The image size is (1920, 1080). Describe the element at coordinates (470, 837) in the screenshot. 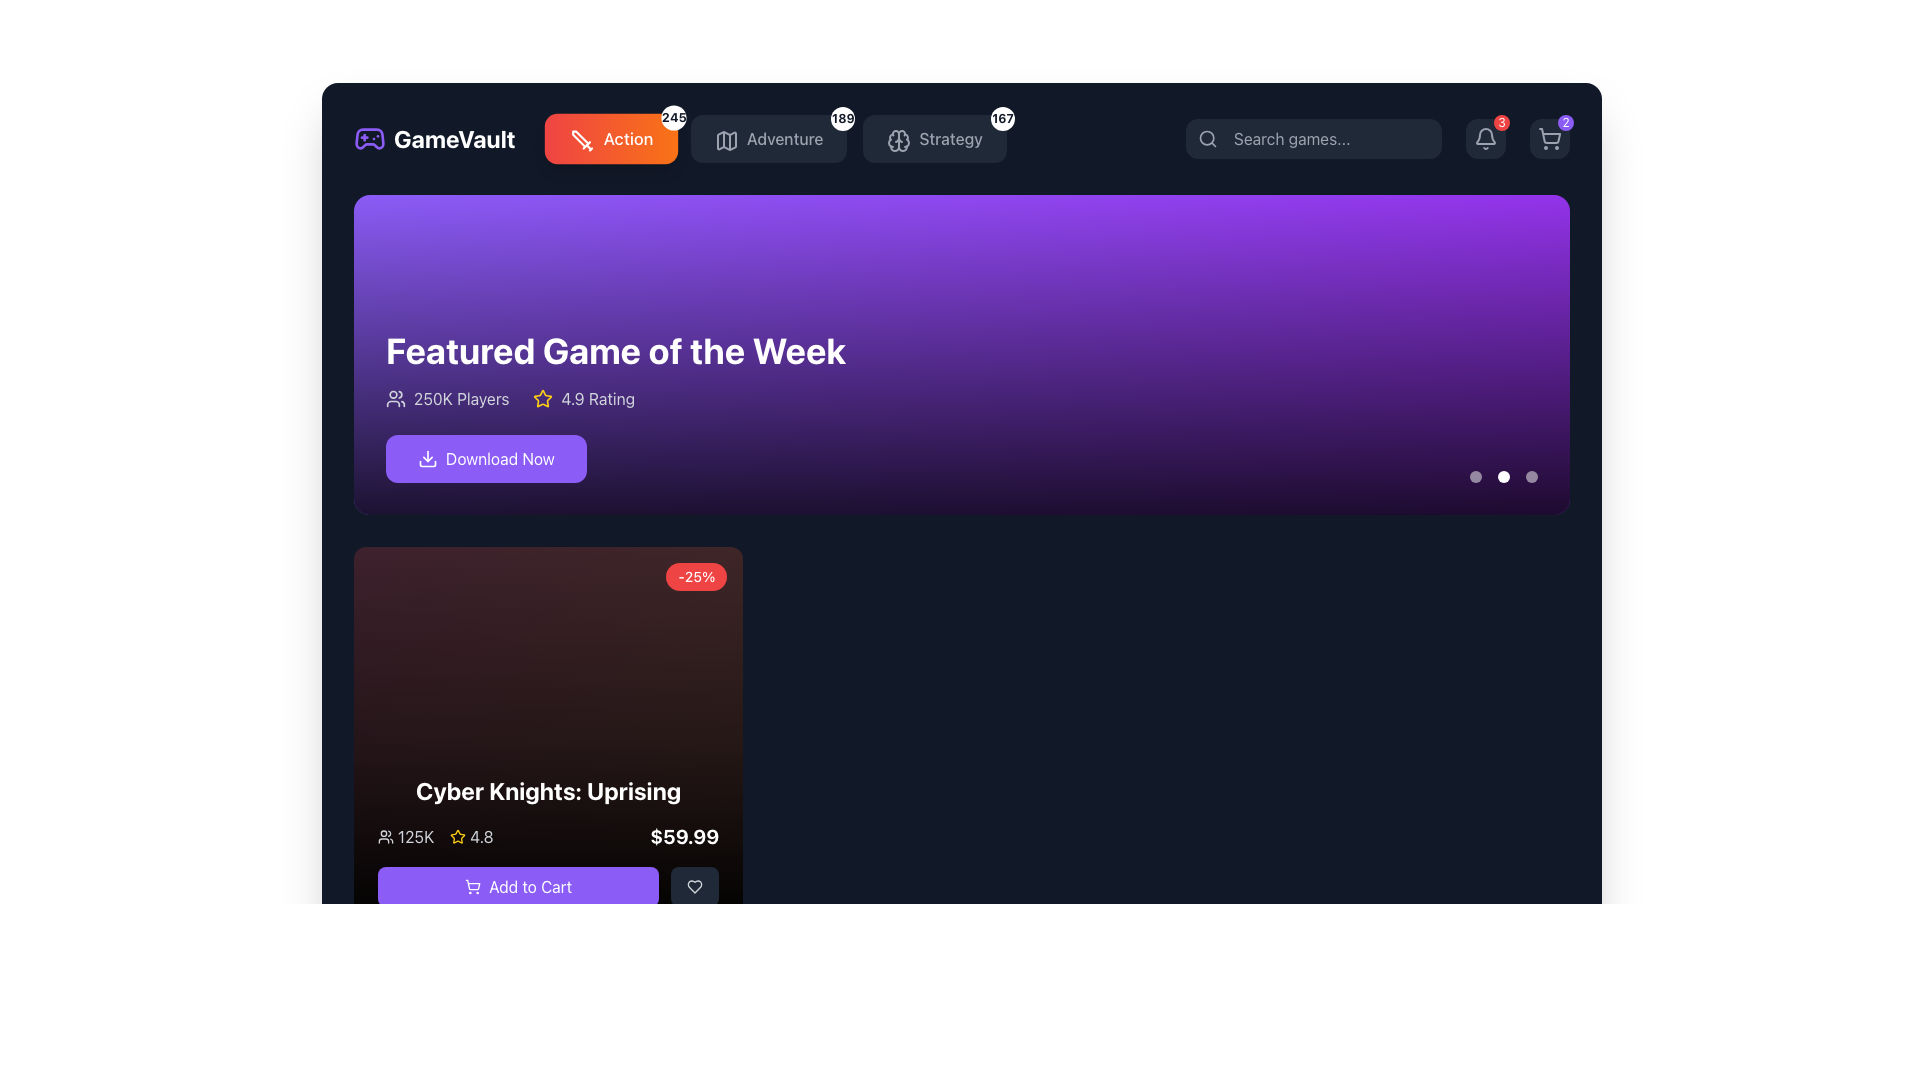

I see `the star icon representing the game's rating, located in the lower section of the card, to the right of the player count element showing '125K'` at that location.